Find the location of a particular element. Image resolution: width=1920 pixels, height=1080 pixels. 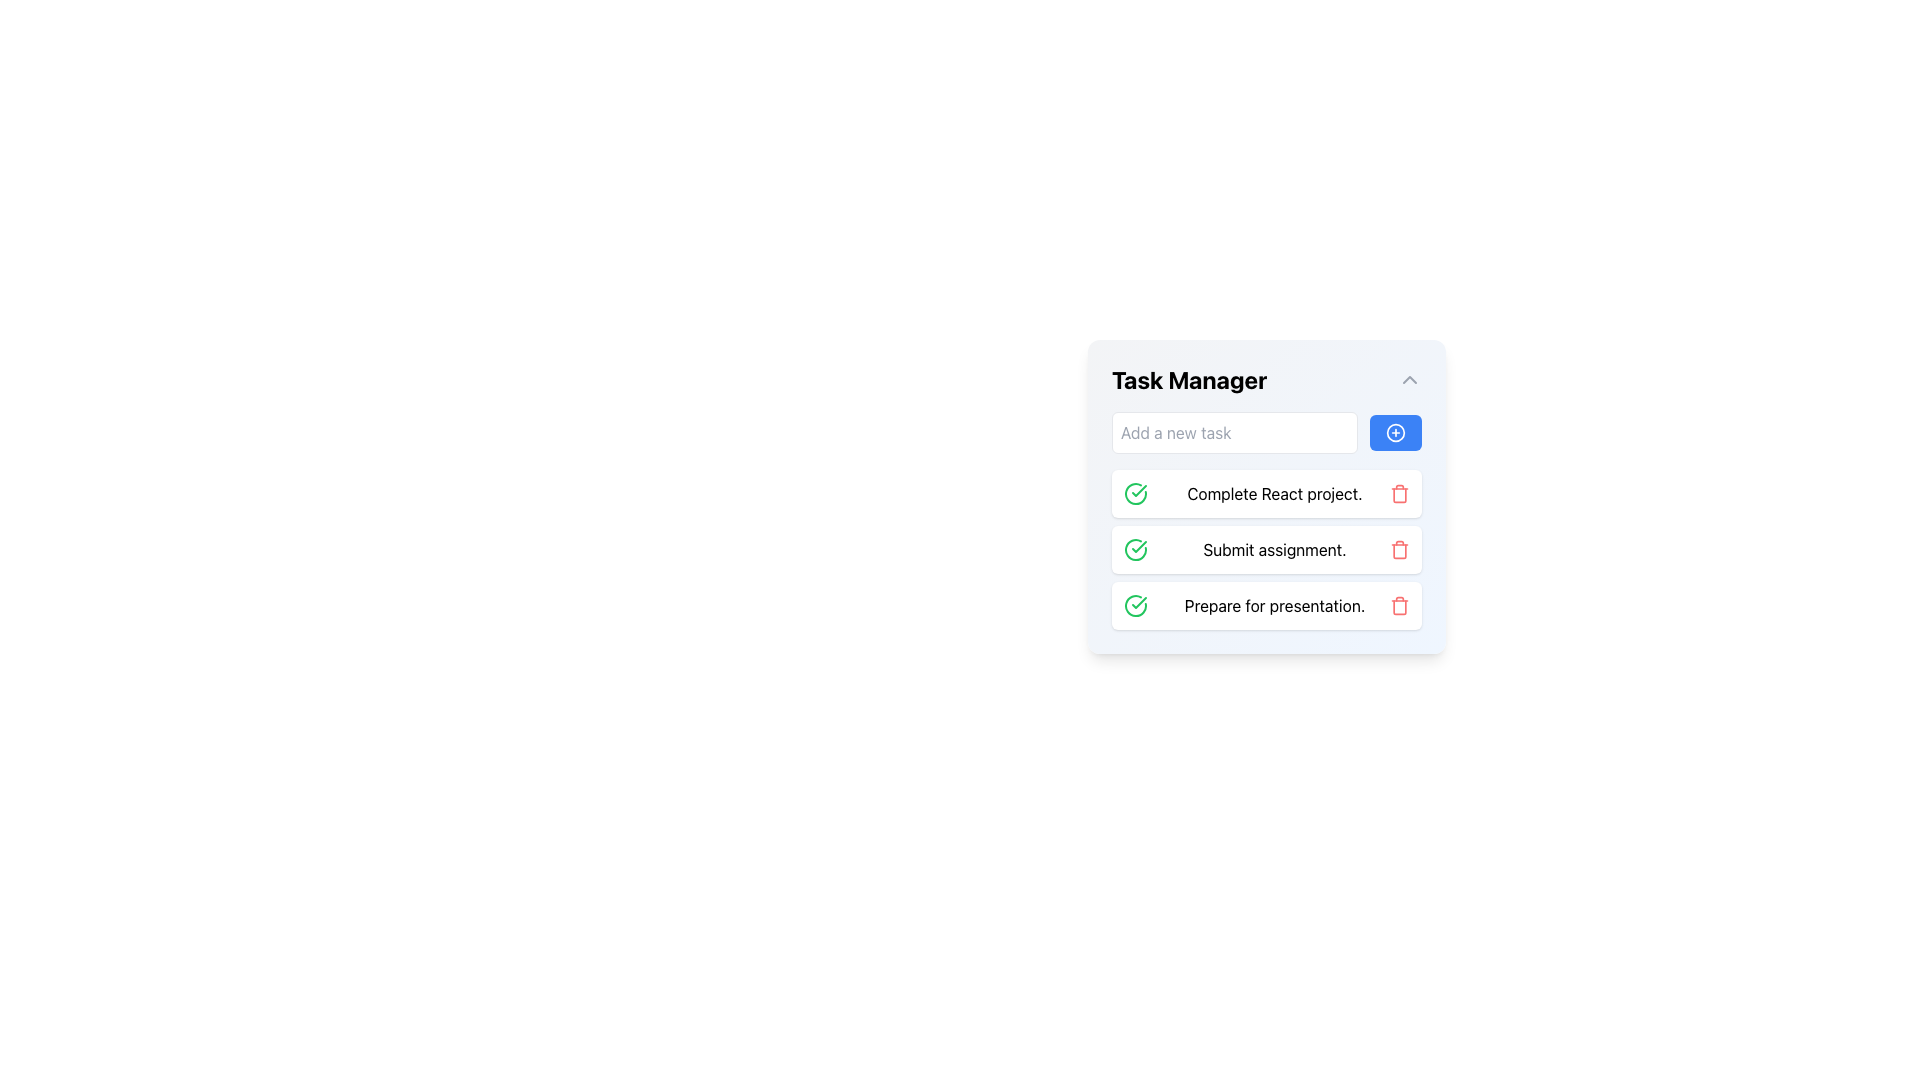

text content of the first task item label in the task manager application, located between a green check icon and a red delete icon is located at coordinates (1274, 493).